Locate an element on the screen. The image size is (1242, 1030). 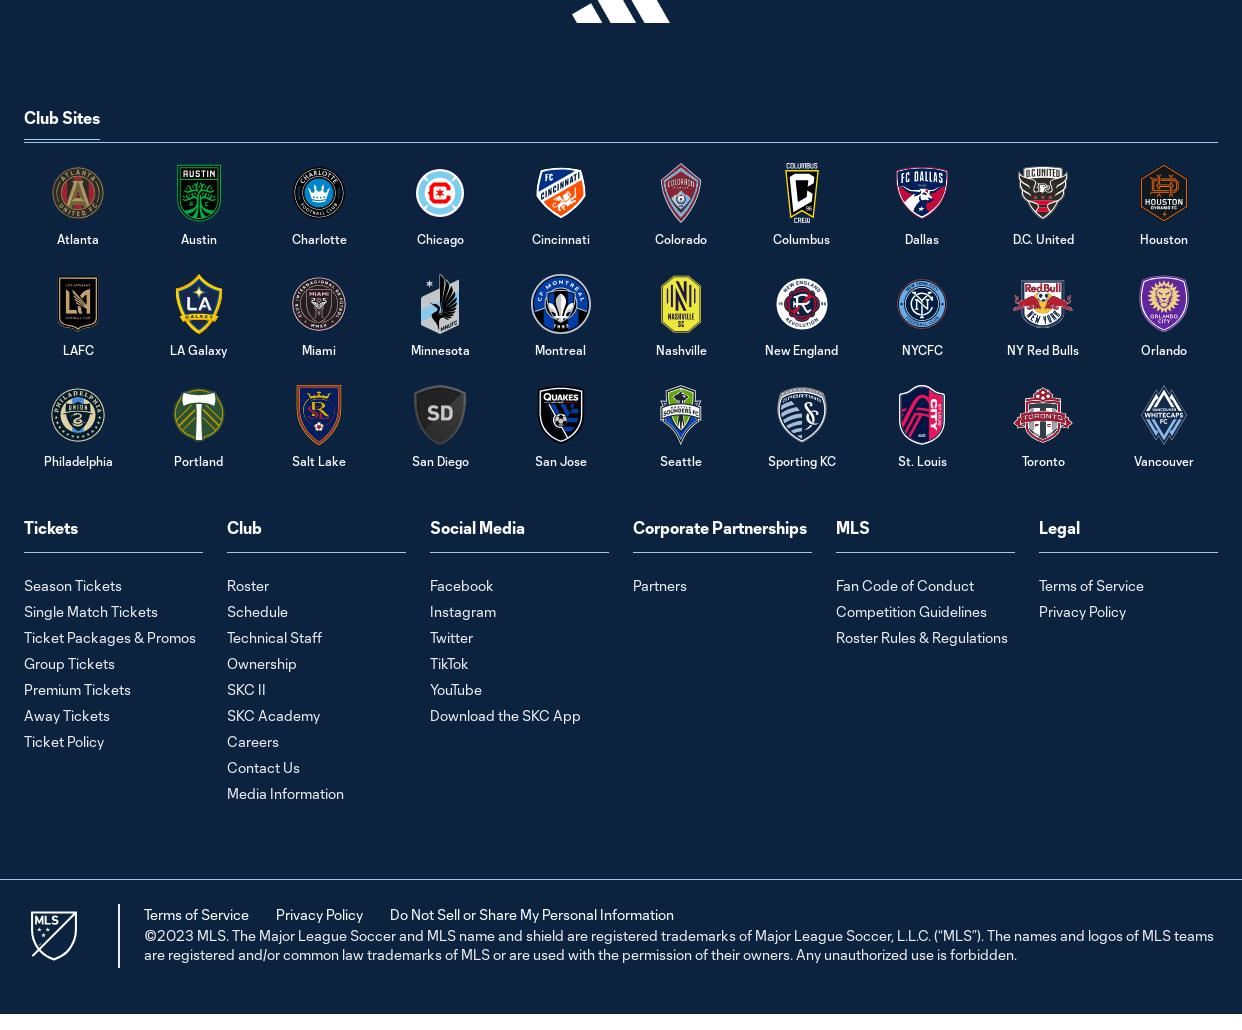
'Vancouver' is located at coordinates (1162, 458).